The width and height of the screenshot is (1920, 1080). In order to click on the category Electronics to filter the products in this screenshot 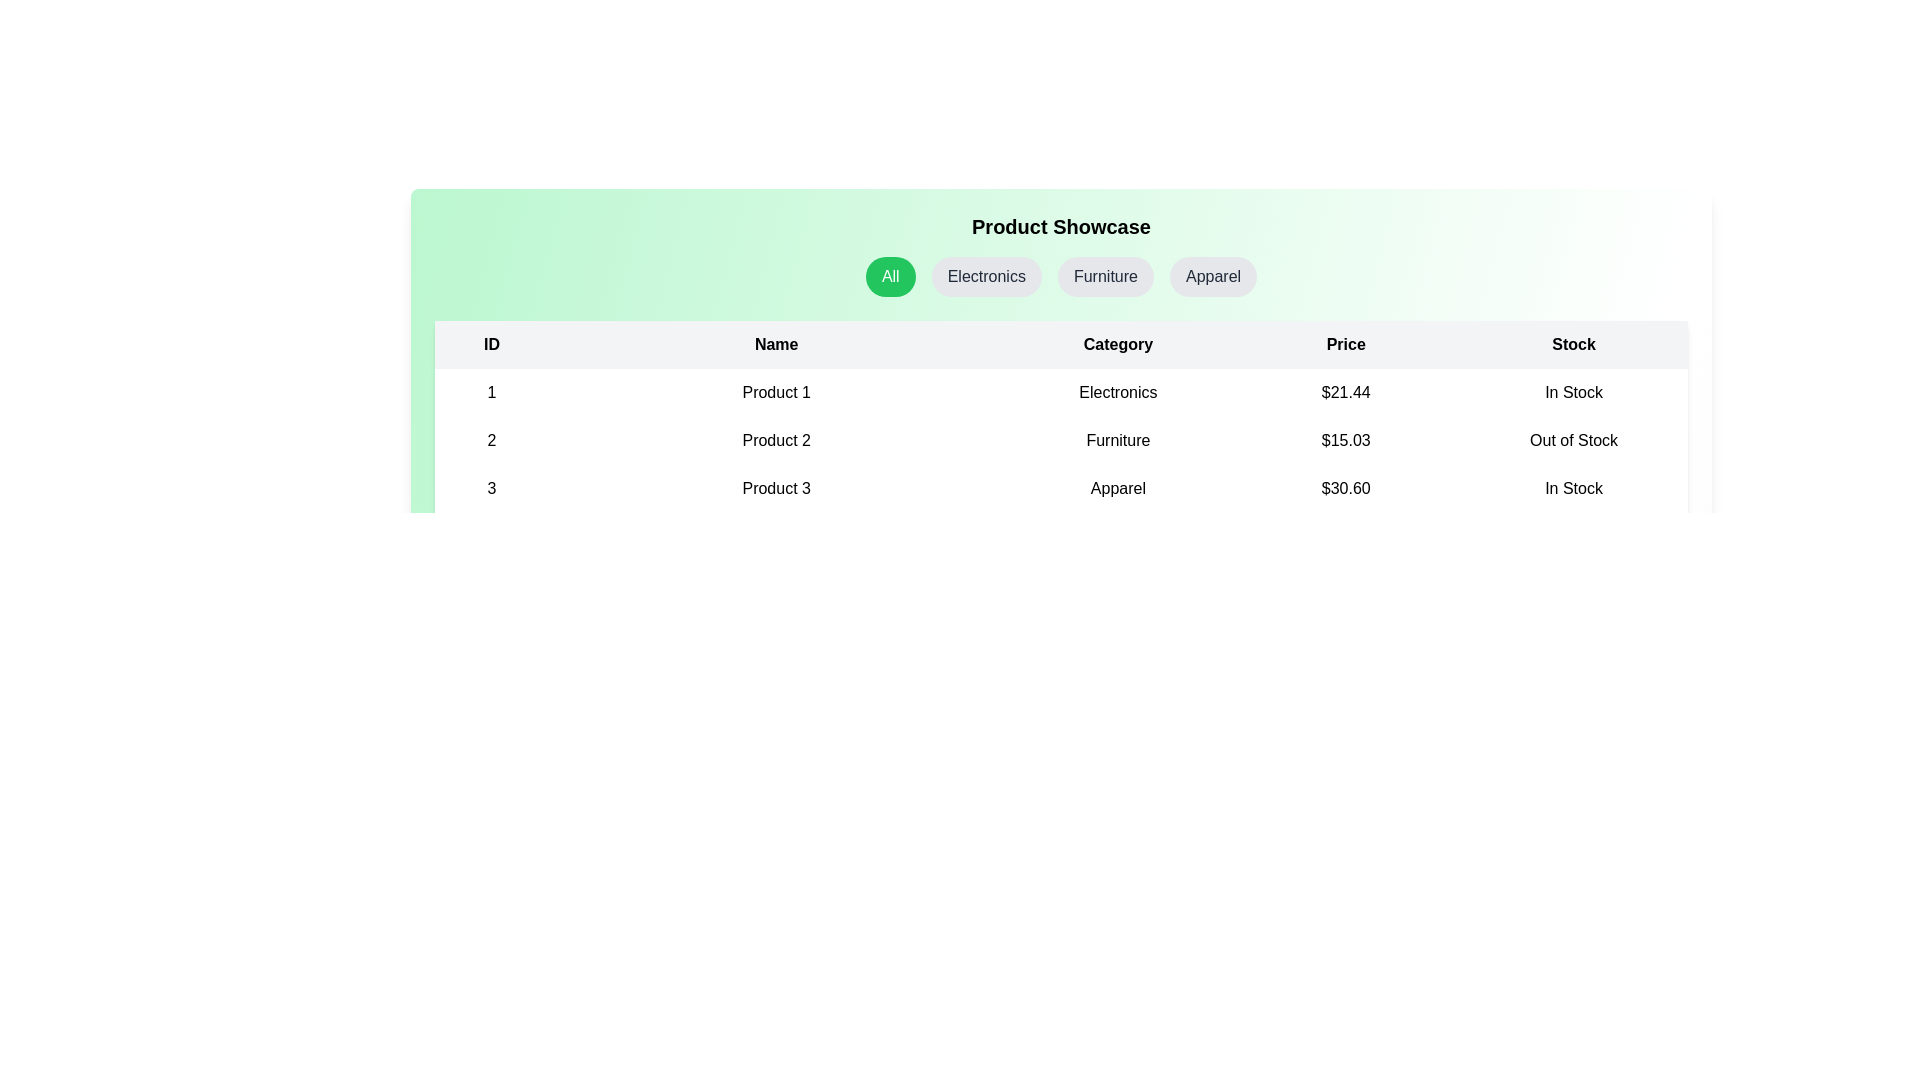, I will do `click(987, 277)`.